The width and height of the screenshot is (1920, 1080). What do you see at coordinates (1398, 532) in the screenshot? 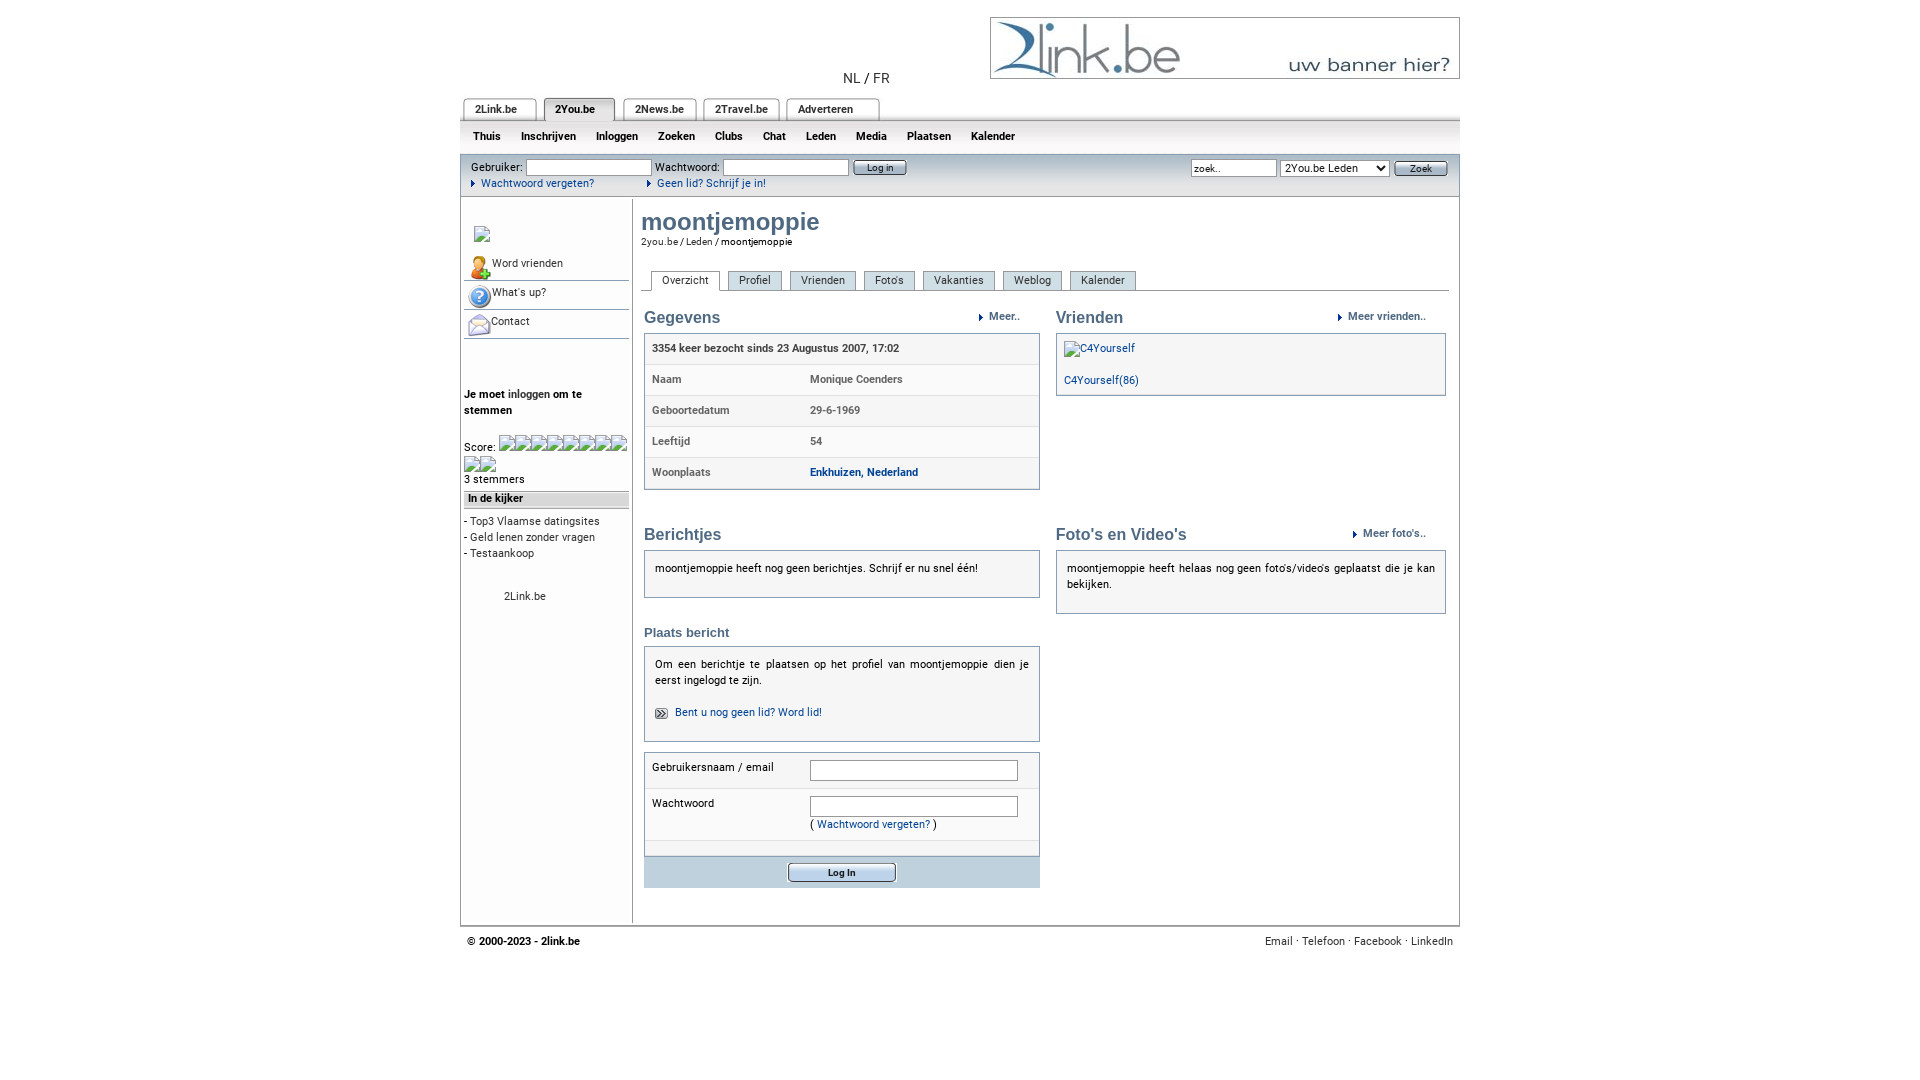
I see `'Meer foto's..'` at bounding box center [1398, 532].